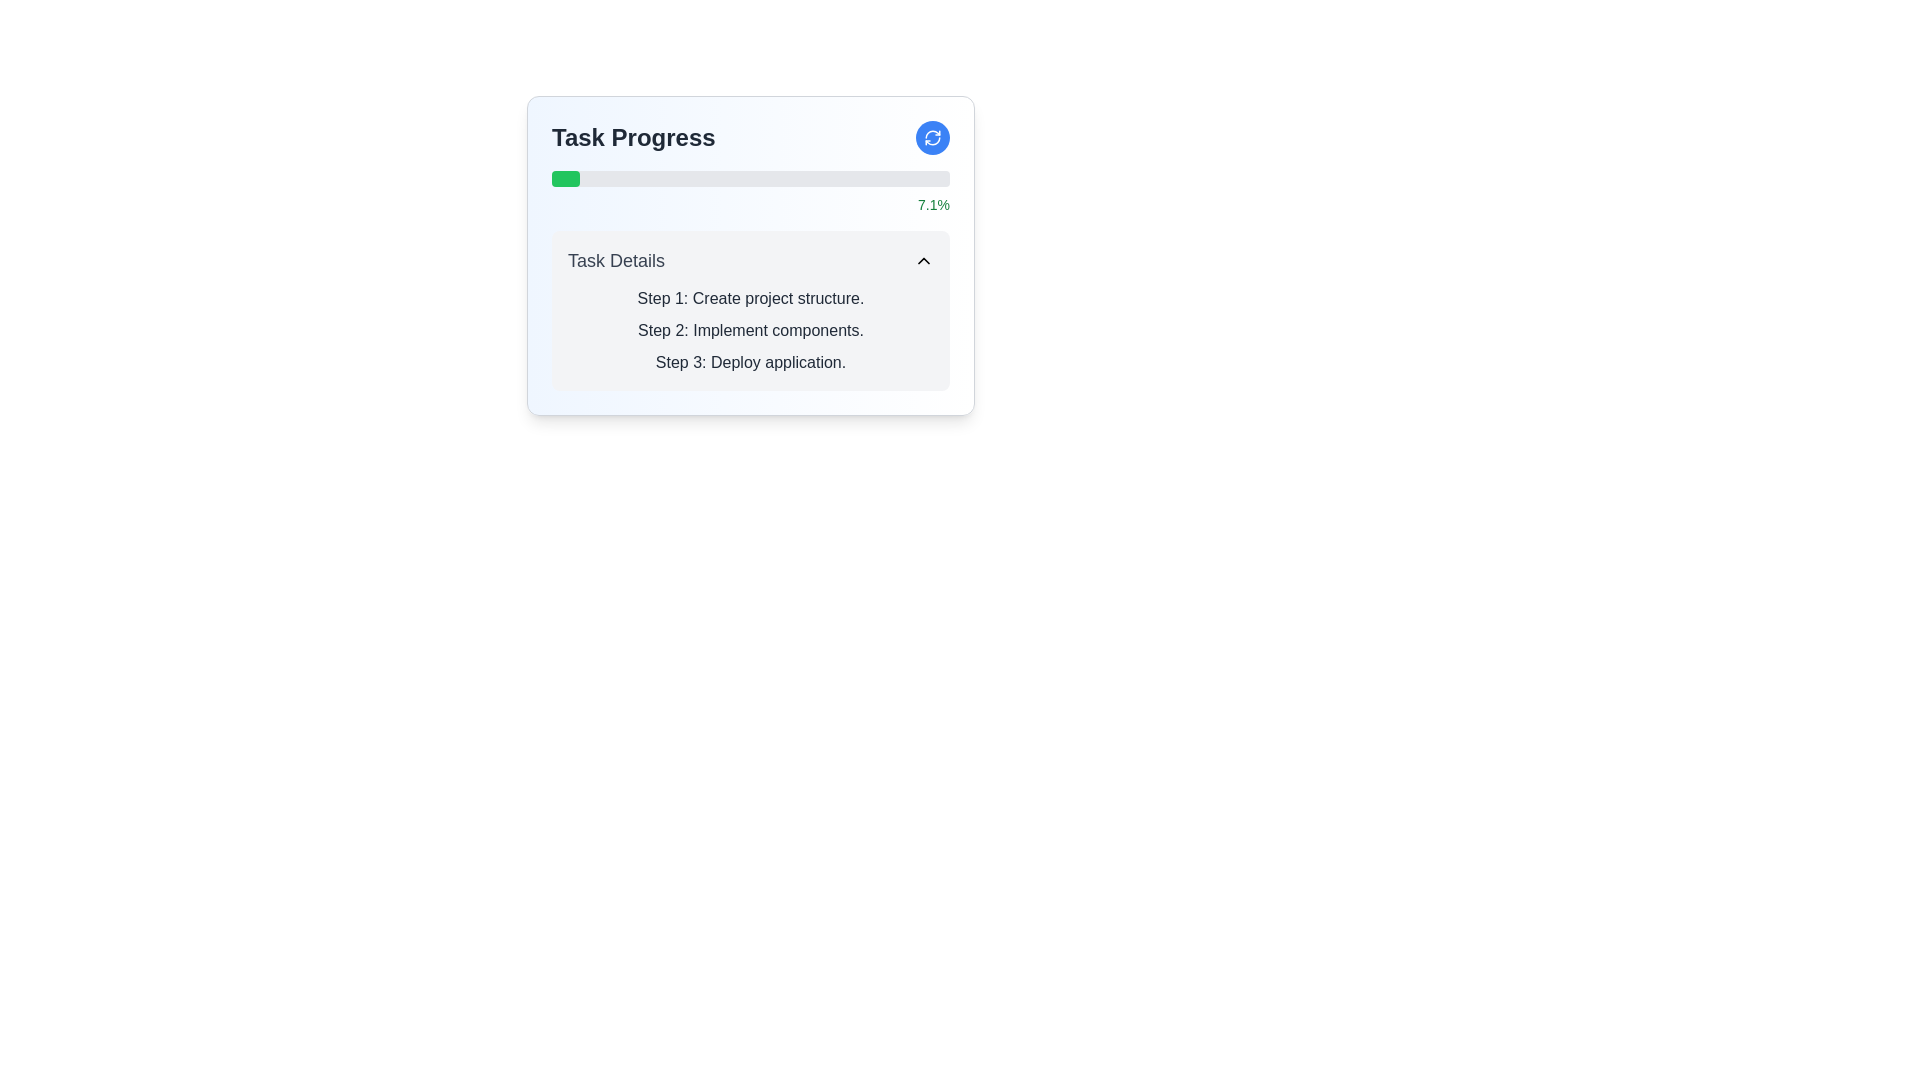 This screenshot has width=1920, height=1080. Describe the element at coordinates (931, 137) in the screenshot. I see `the circular blue button with a refresh icon located to the right of the 'Task Progress' text` at that location.